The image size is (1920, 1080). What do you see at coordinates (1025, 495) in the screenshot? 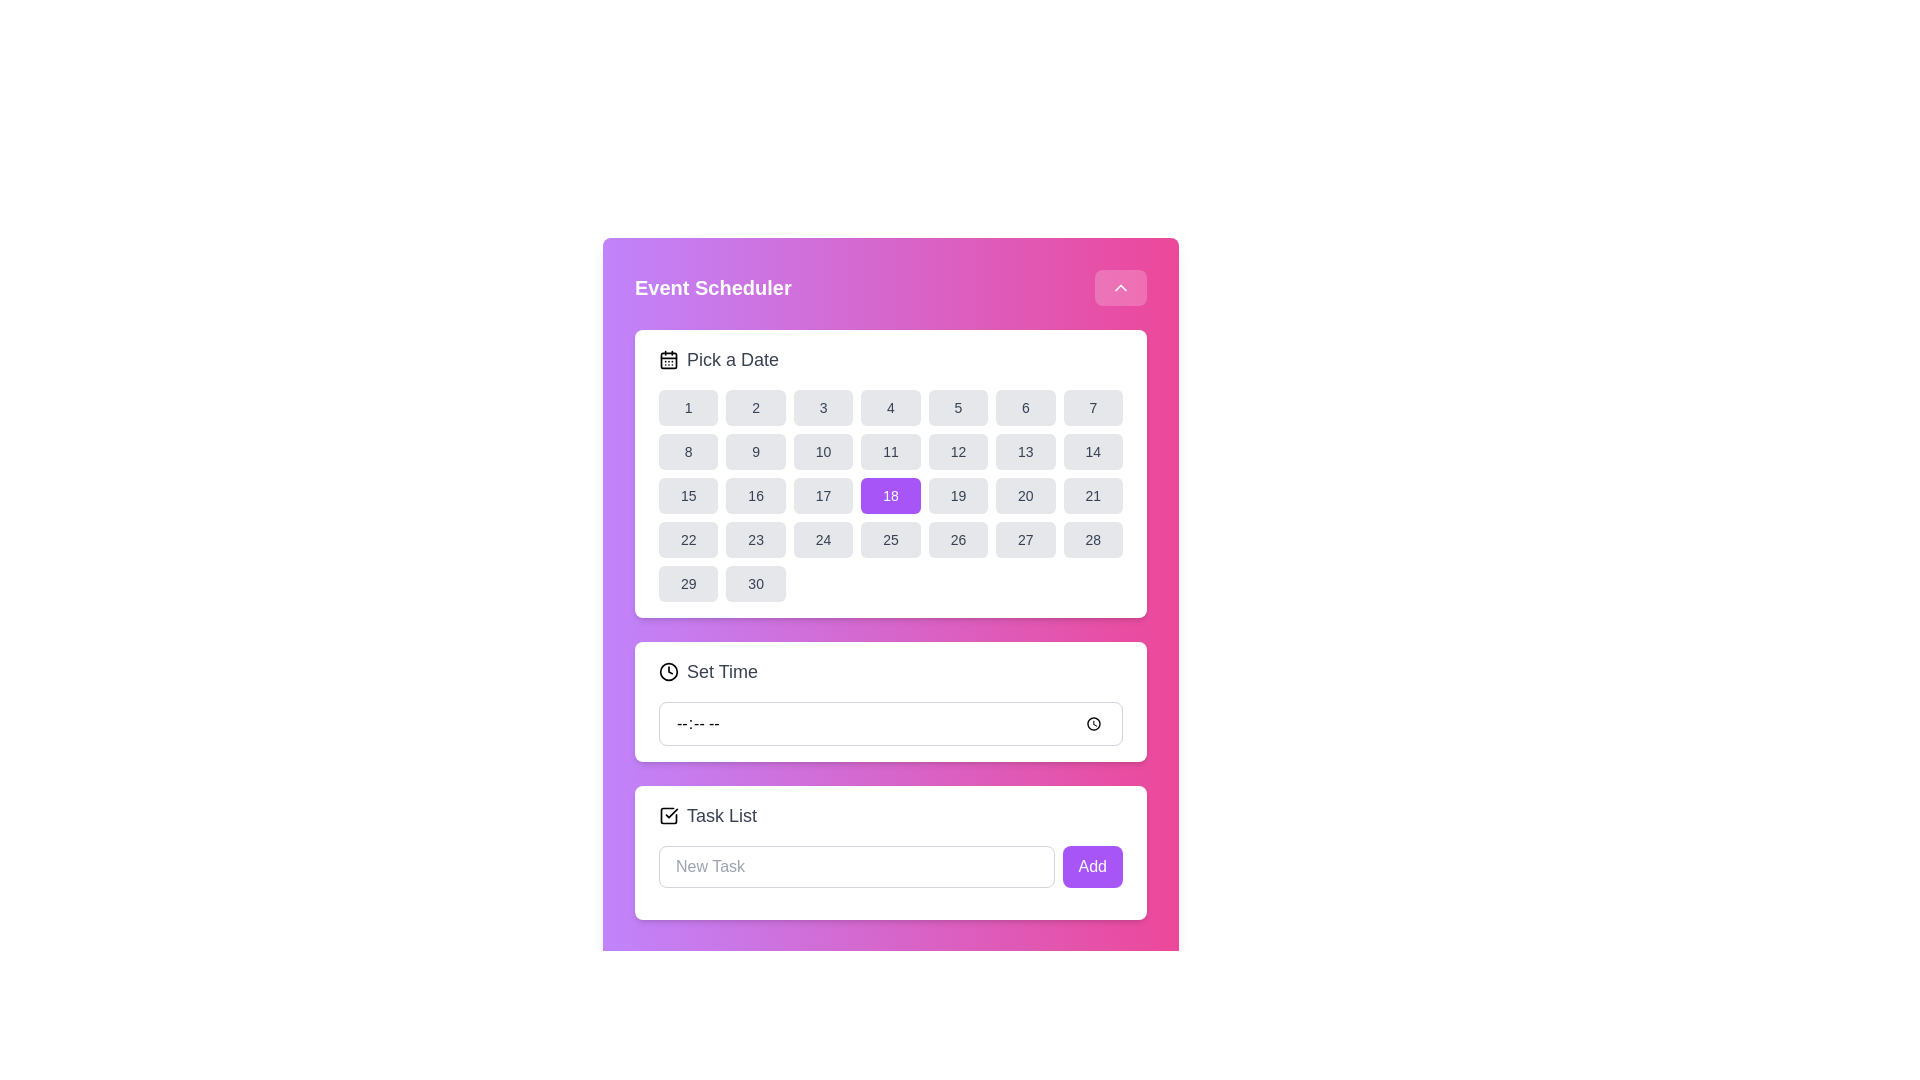
I see `the date button representing '20' in the date-picker calendar` at bounding box center [1025, 495].